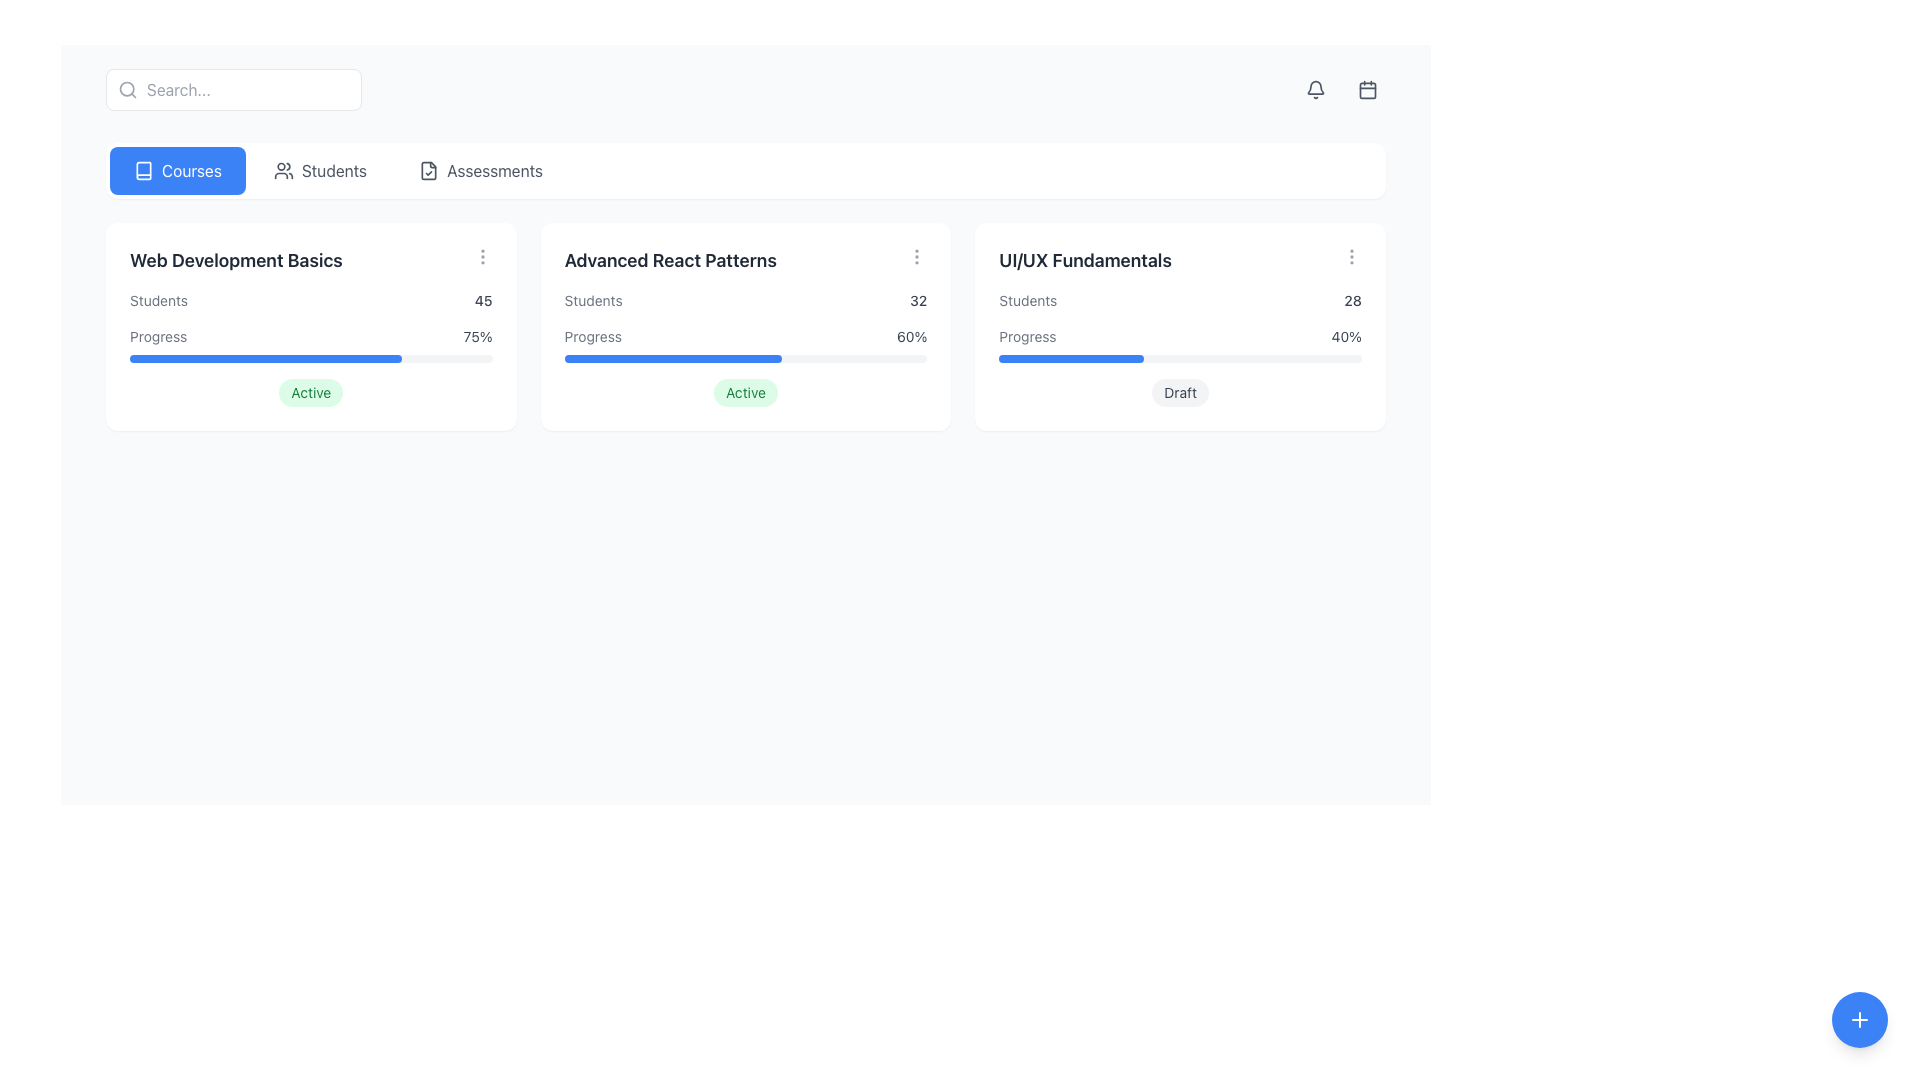 The height and width of the screenshot is (1080, 1920). I want to click on the Progress bar fill element indicating 40% completion within the 'UI/UX Fundamentals' card, located on the far-right of the main section, so click(1070, 357).